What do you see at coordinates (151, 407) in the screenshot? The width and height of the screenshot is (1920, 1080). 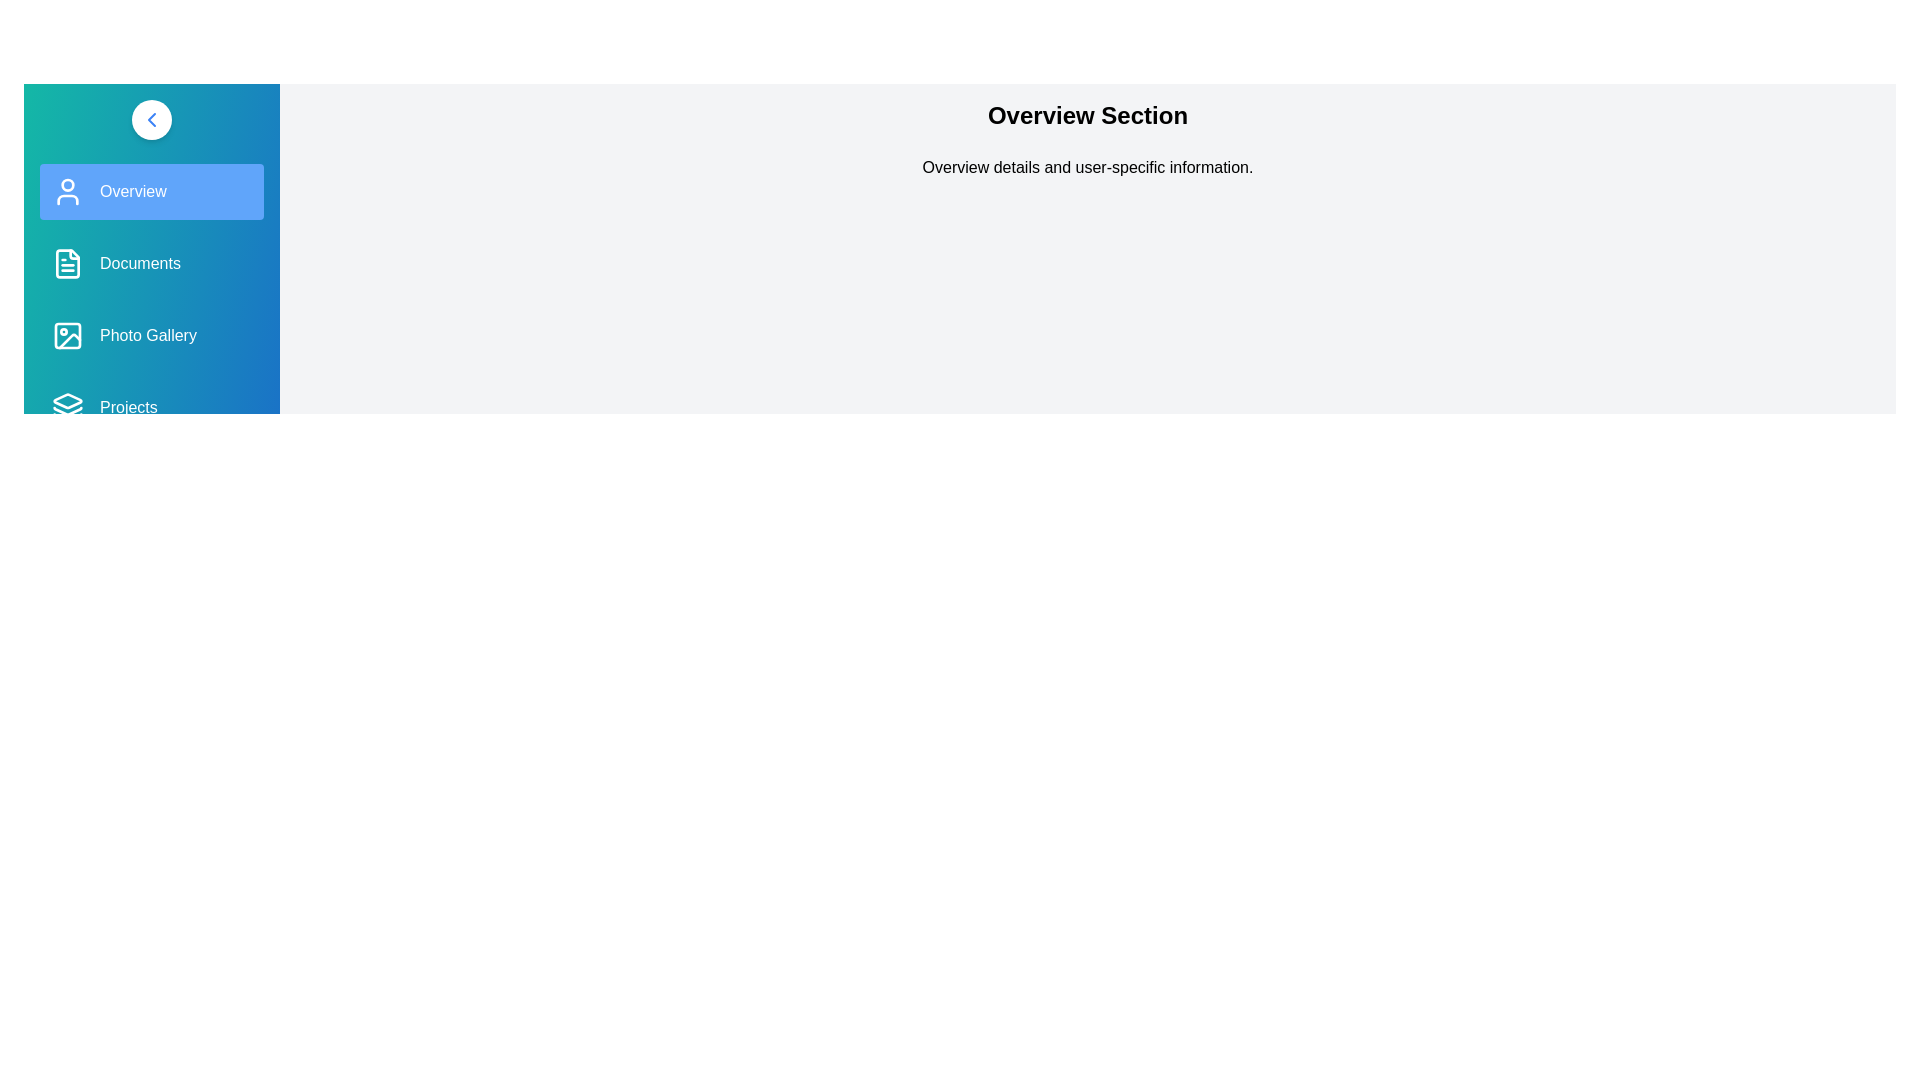 I see `the navigation item Projects from the list` at bounding box center [151, 407].